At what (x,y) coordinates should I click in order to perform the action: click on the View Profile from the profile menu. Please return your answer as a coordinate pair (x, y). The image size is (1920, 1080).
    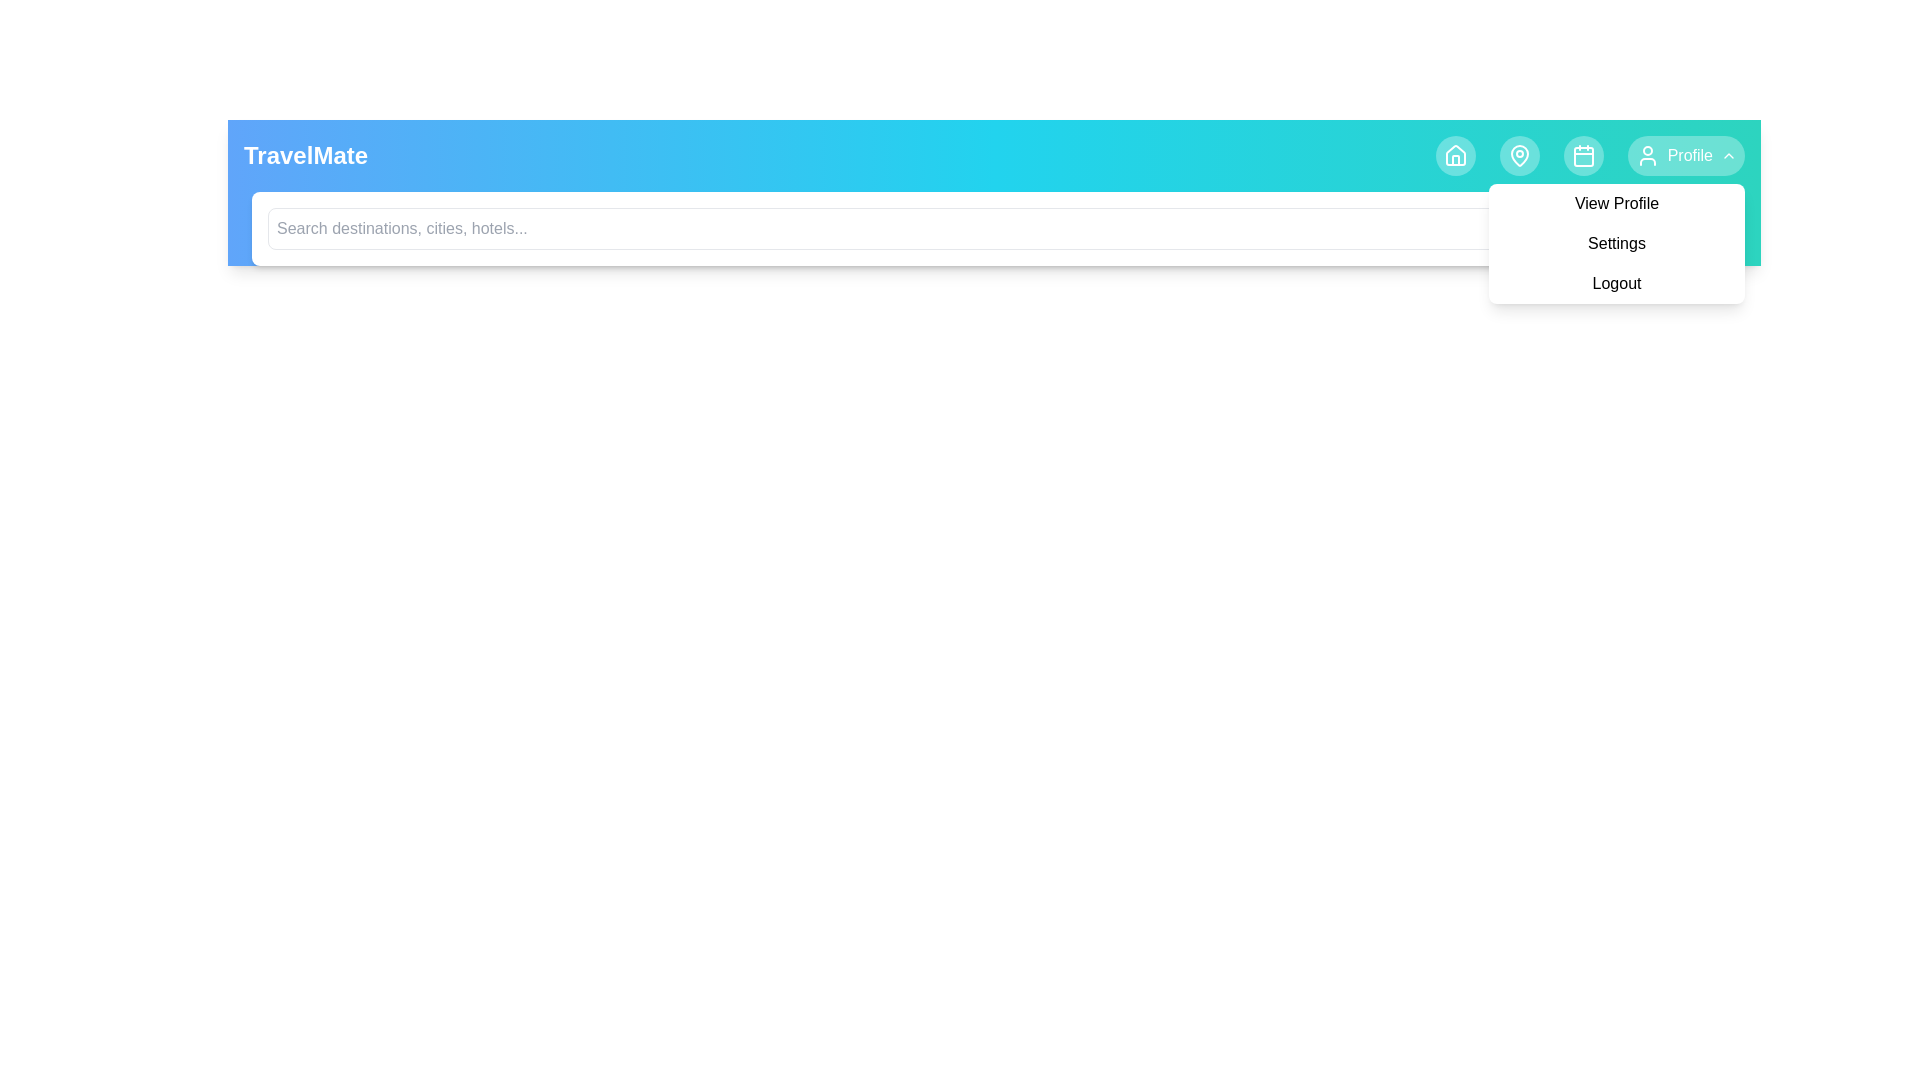
    Looking at the image, I should click on (1617, 204).